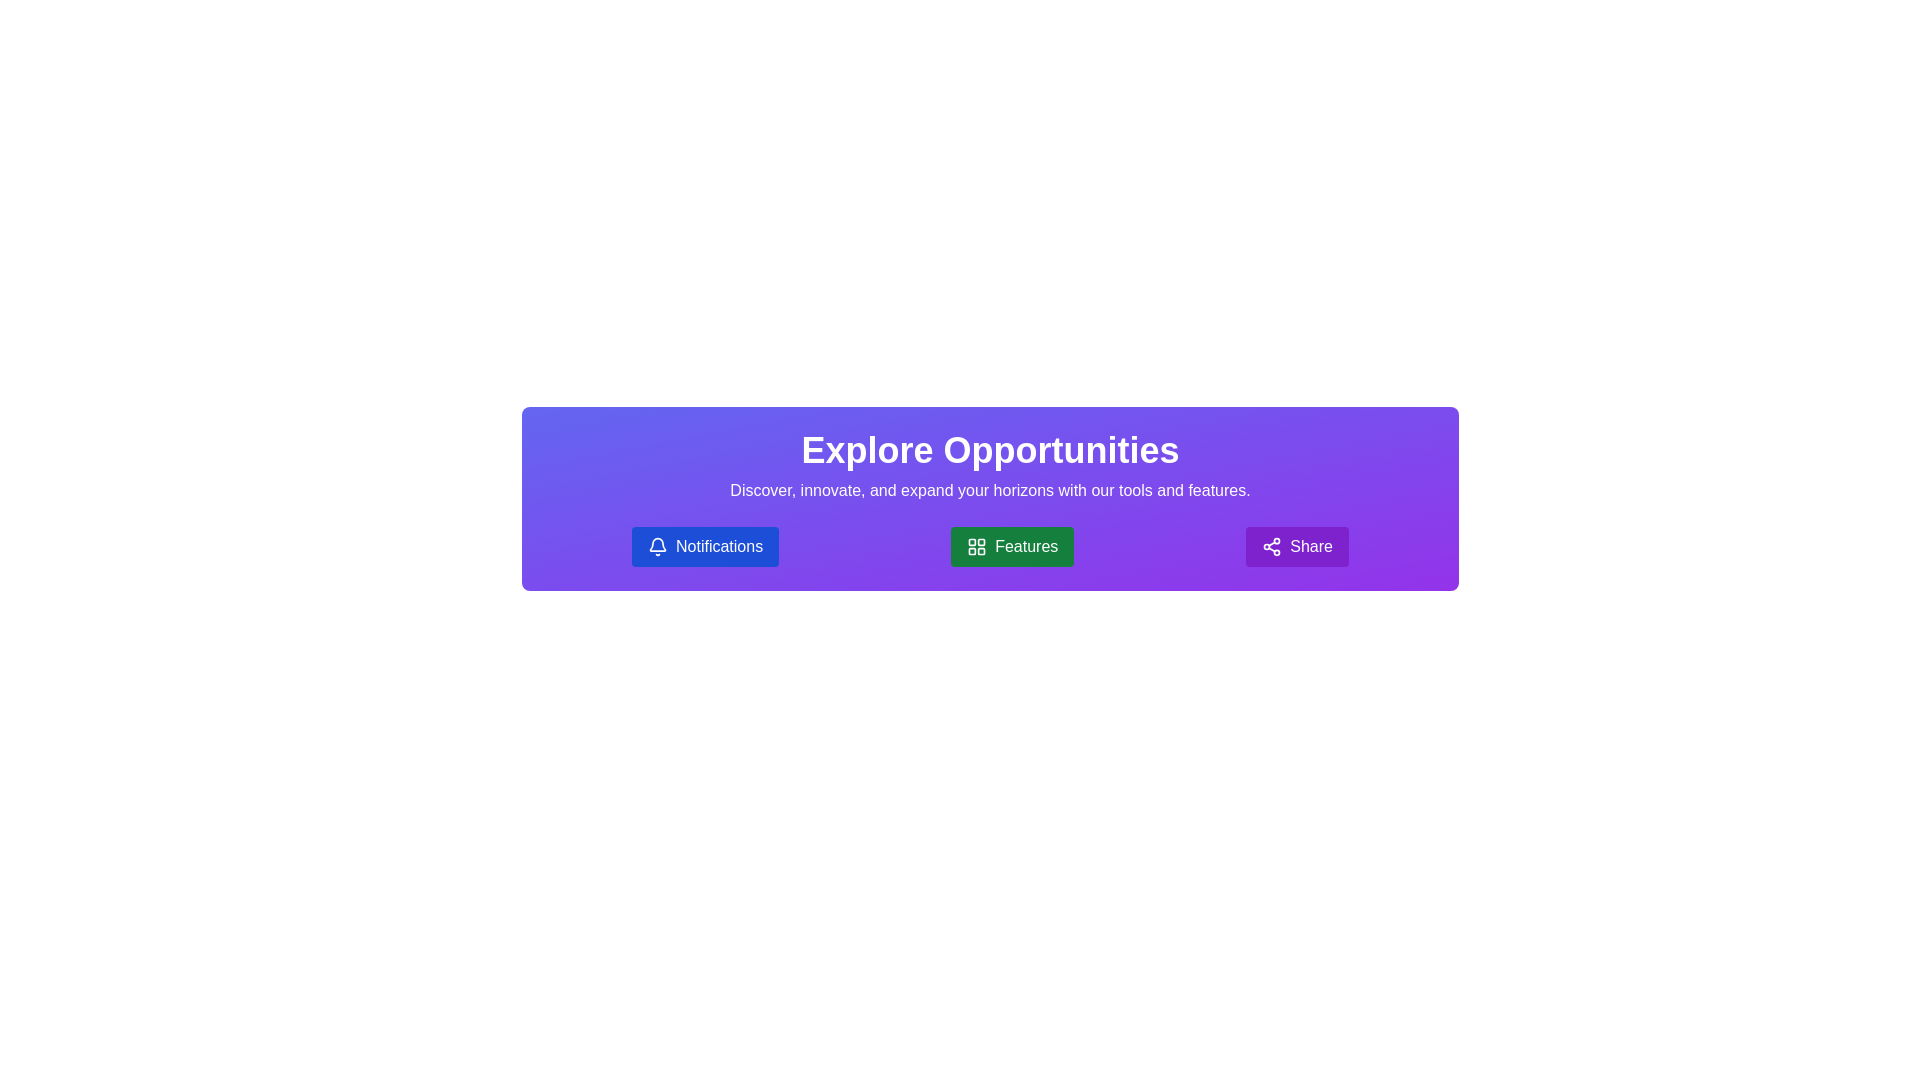 This screenshot has height=1080, width=1920. Describe the element at coordinates (1012, 547) in the screenshot. I see `the 'Features' button, which is a horizontally rectangular button with rounded corners on a green background, containing white text and a grid icon` at that location.